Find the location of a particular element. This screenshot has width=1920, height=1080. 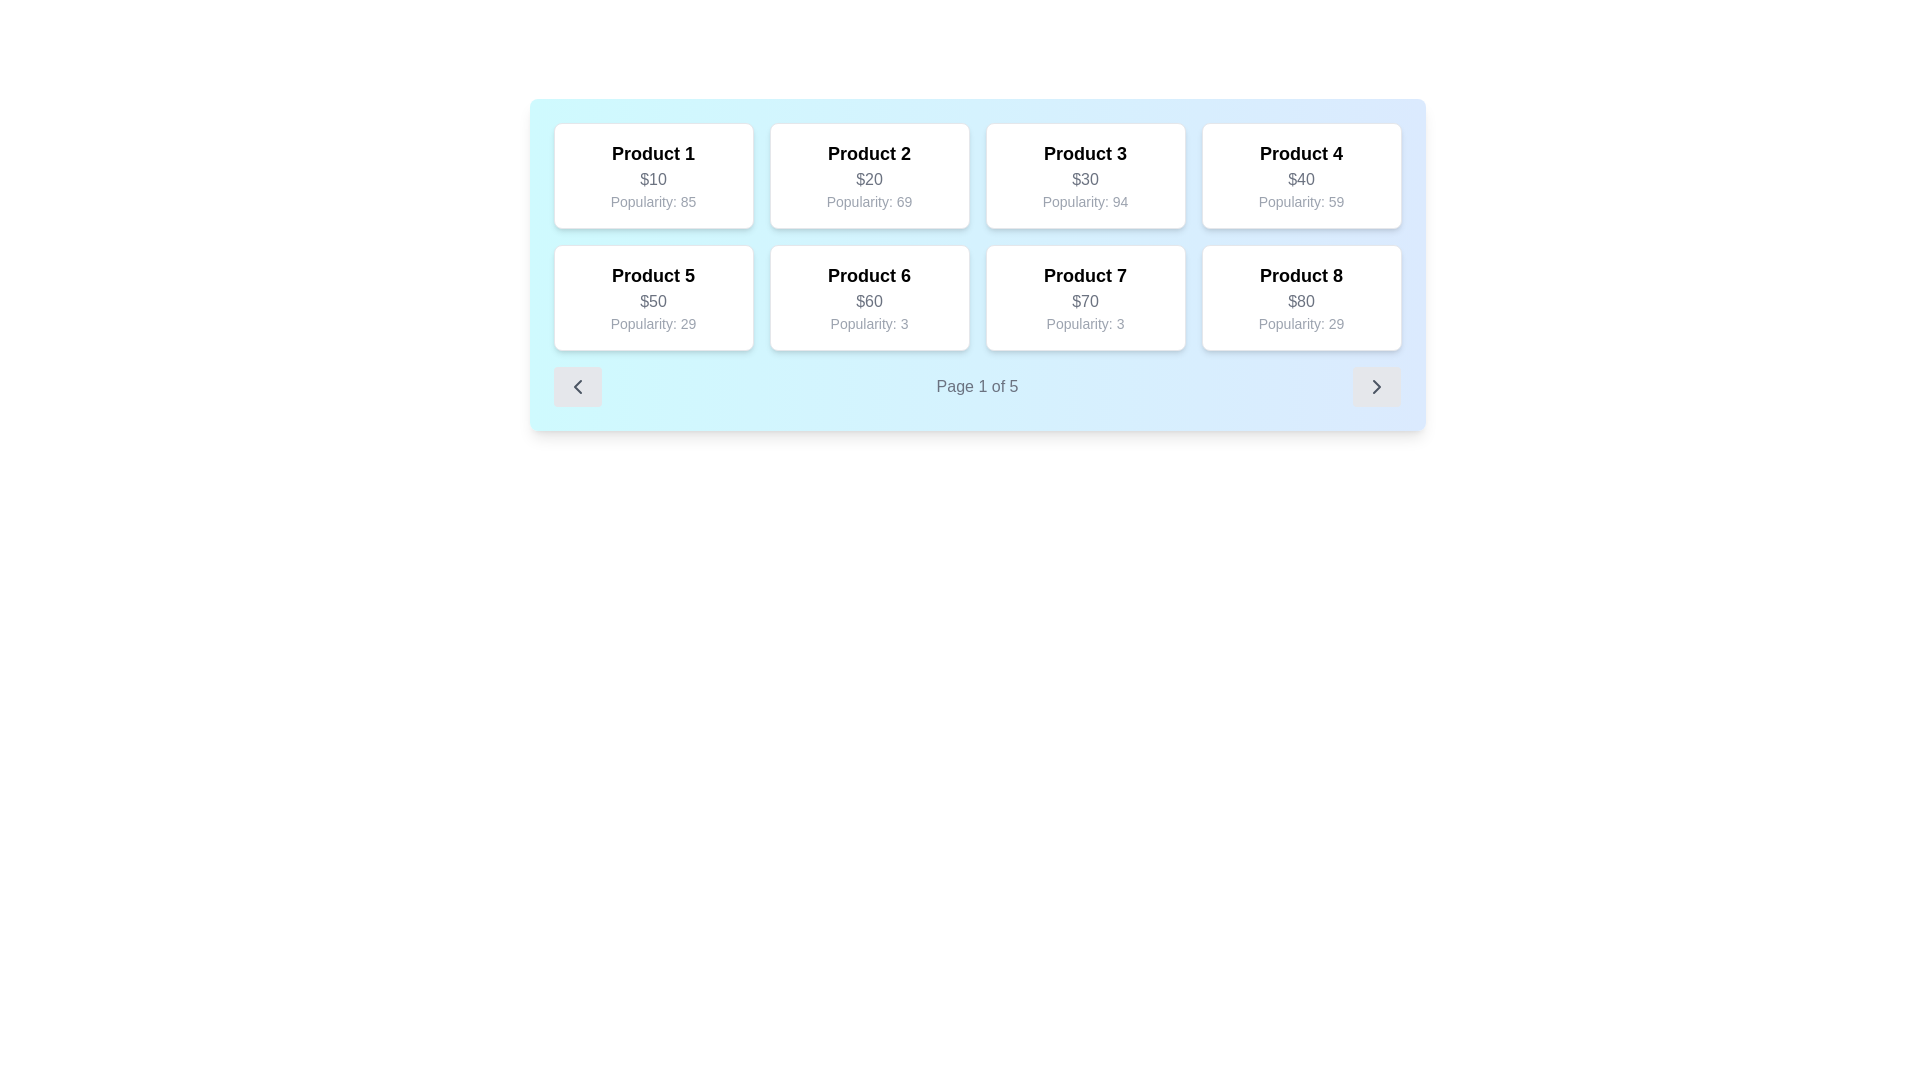

the chevron icon located on the far left side of the pagination navigation is located at coordinates (576, 386).